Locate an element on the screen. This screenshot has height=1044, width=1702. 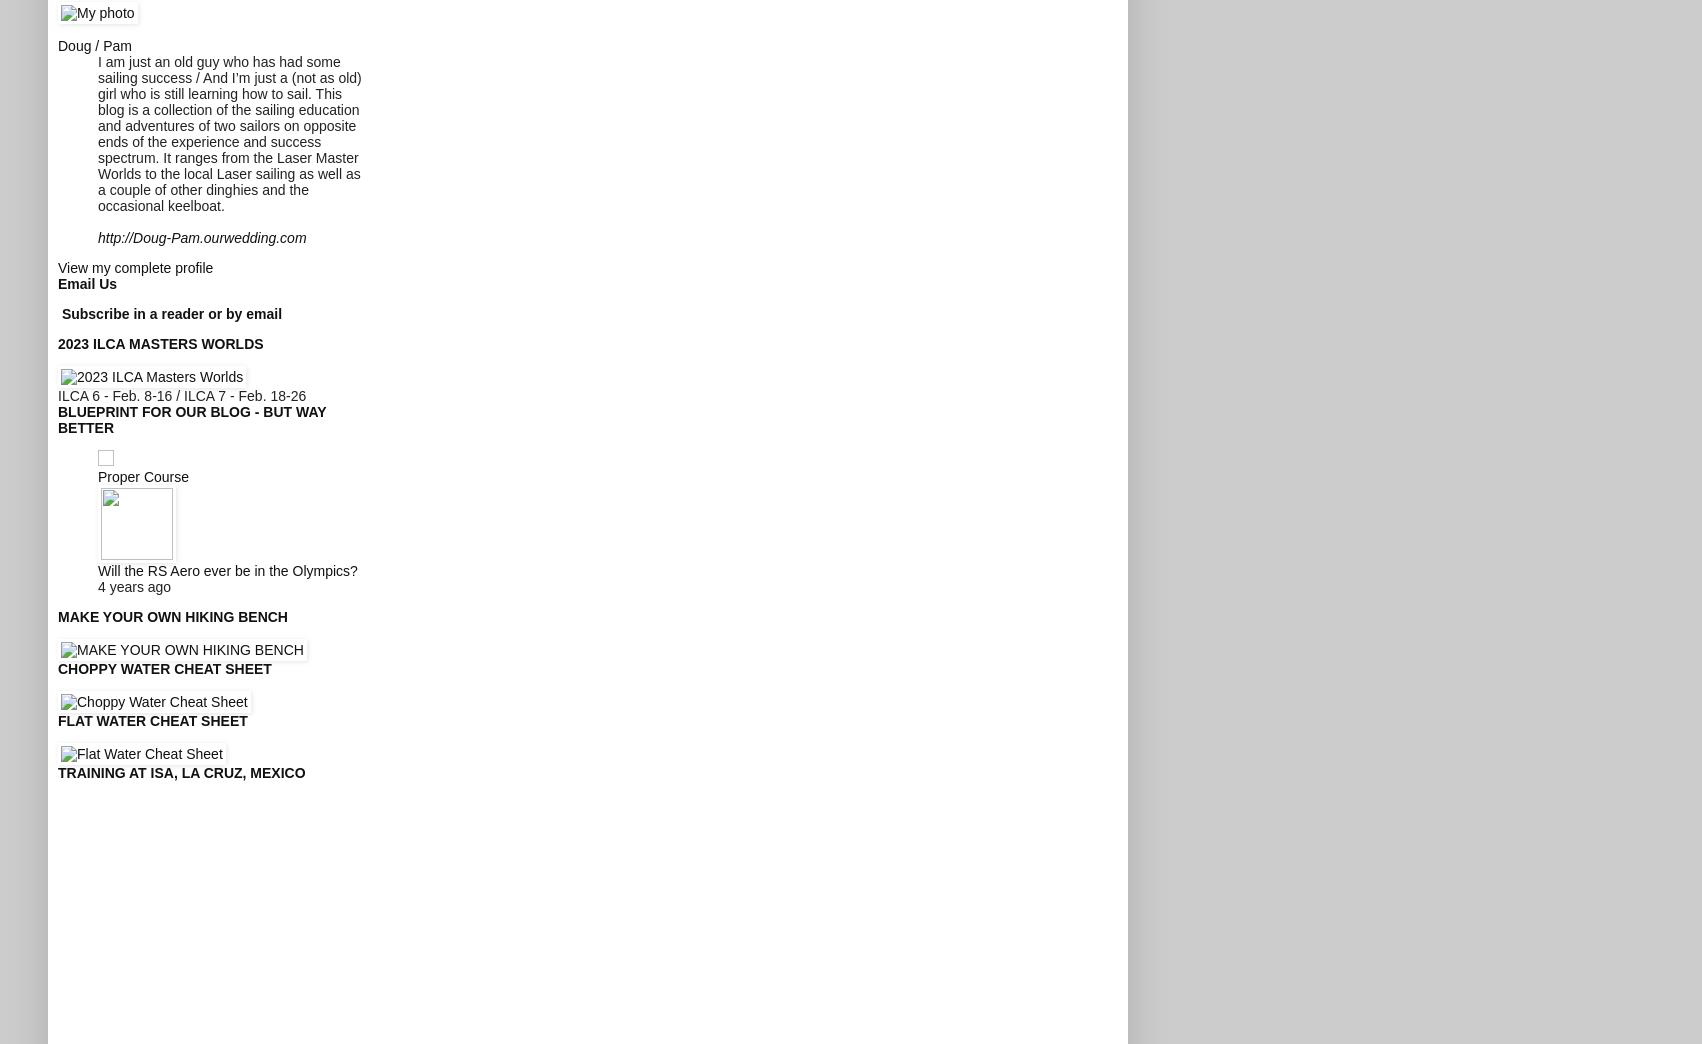
'View my complete profile' is located at coordinates (135, 265).